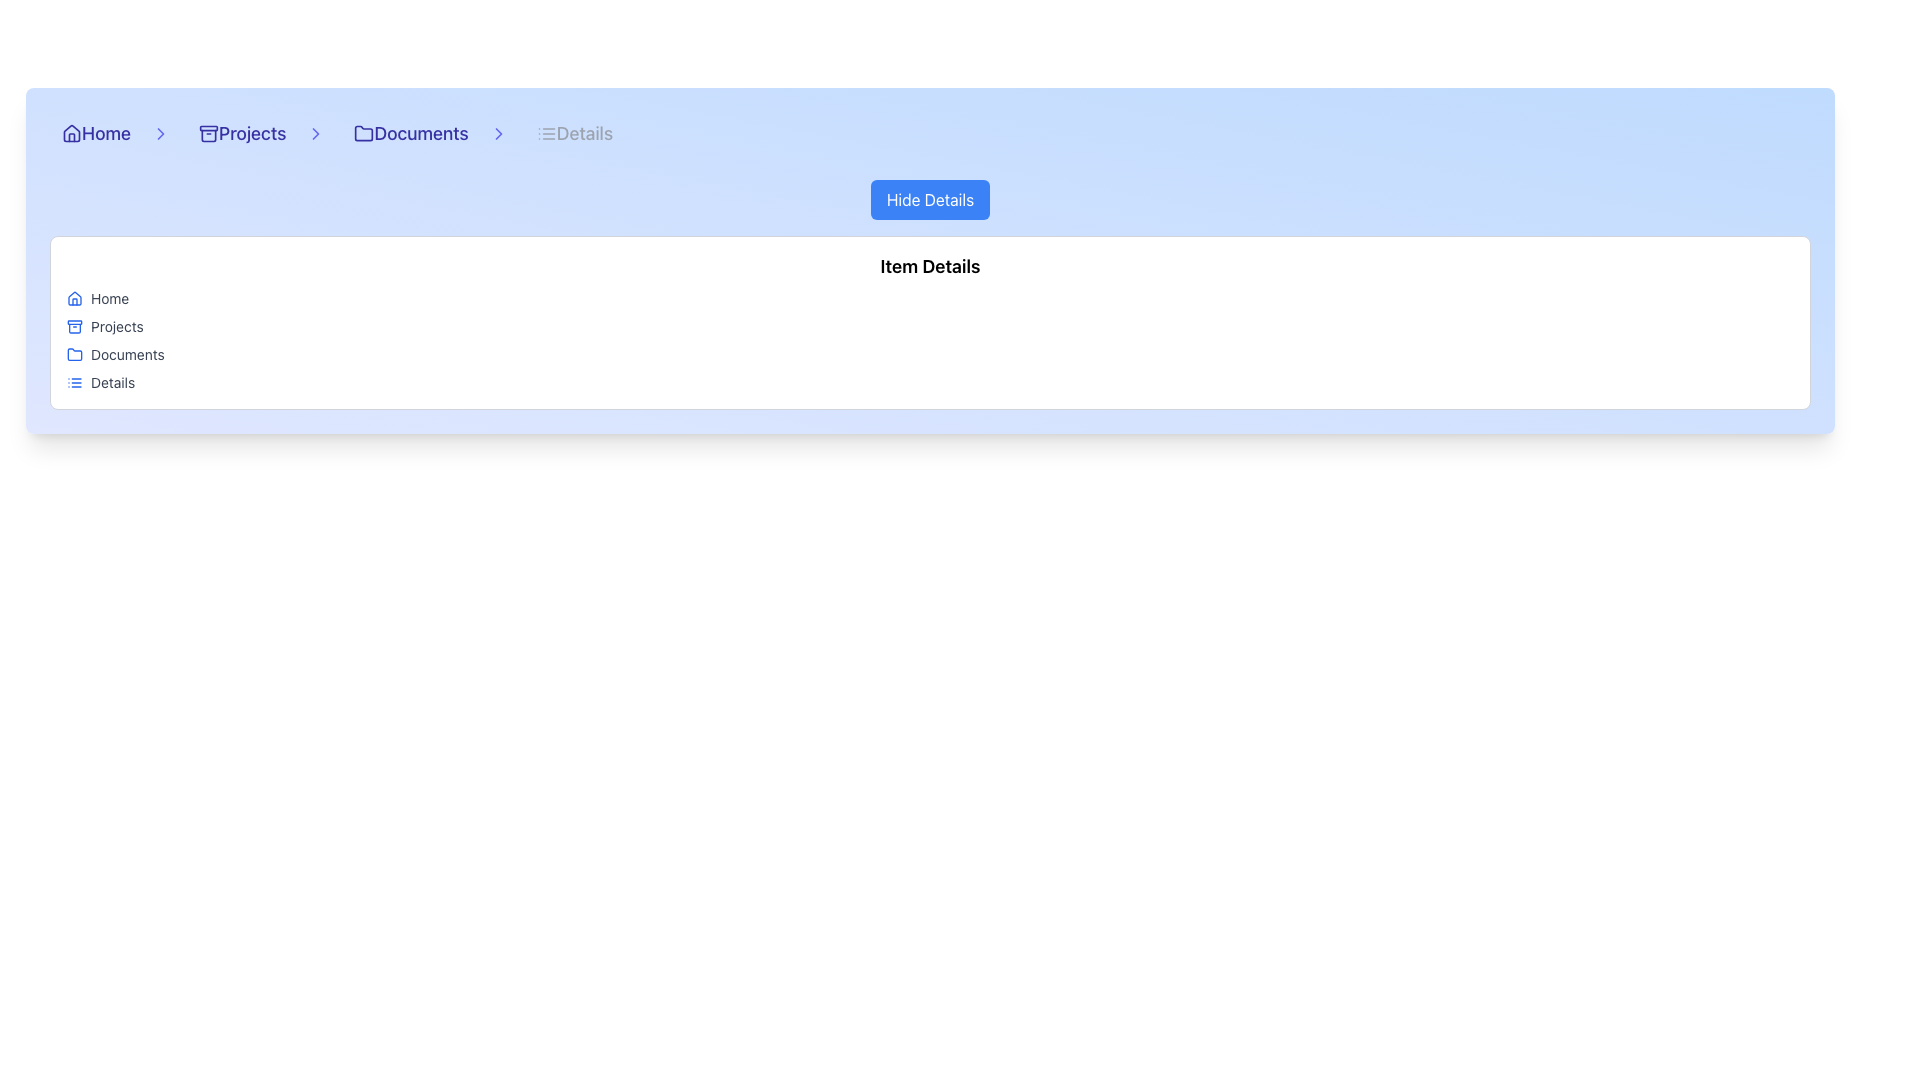 The width and height of the screenshot is (1920, 1080). Describe the element at coordinates (75, 382) in the screenshot. I see `the blue list view icon in the breadcrumb navigation bar, which is located to the left of the 'Details' text` at that location.